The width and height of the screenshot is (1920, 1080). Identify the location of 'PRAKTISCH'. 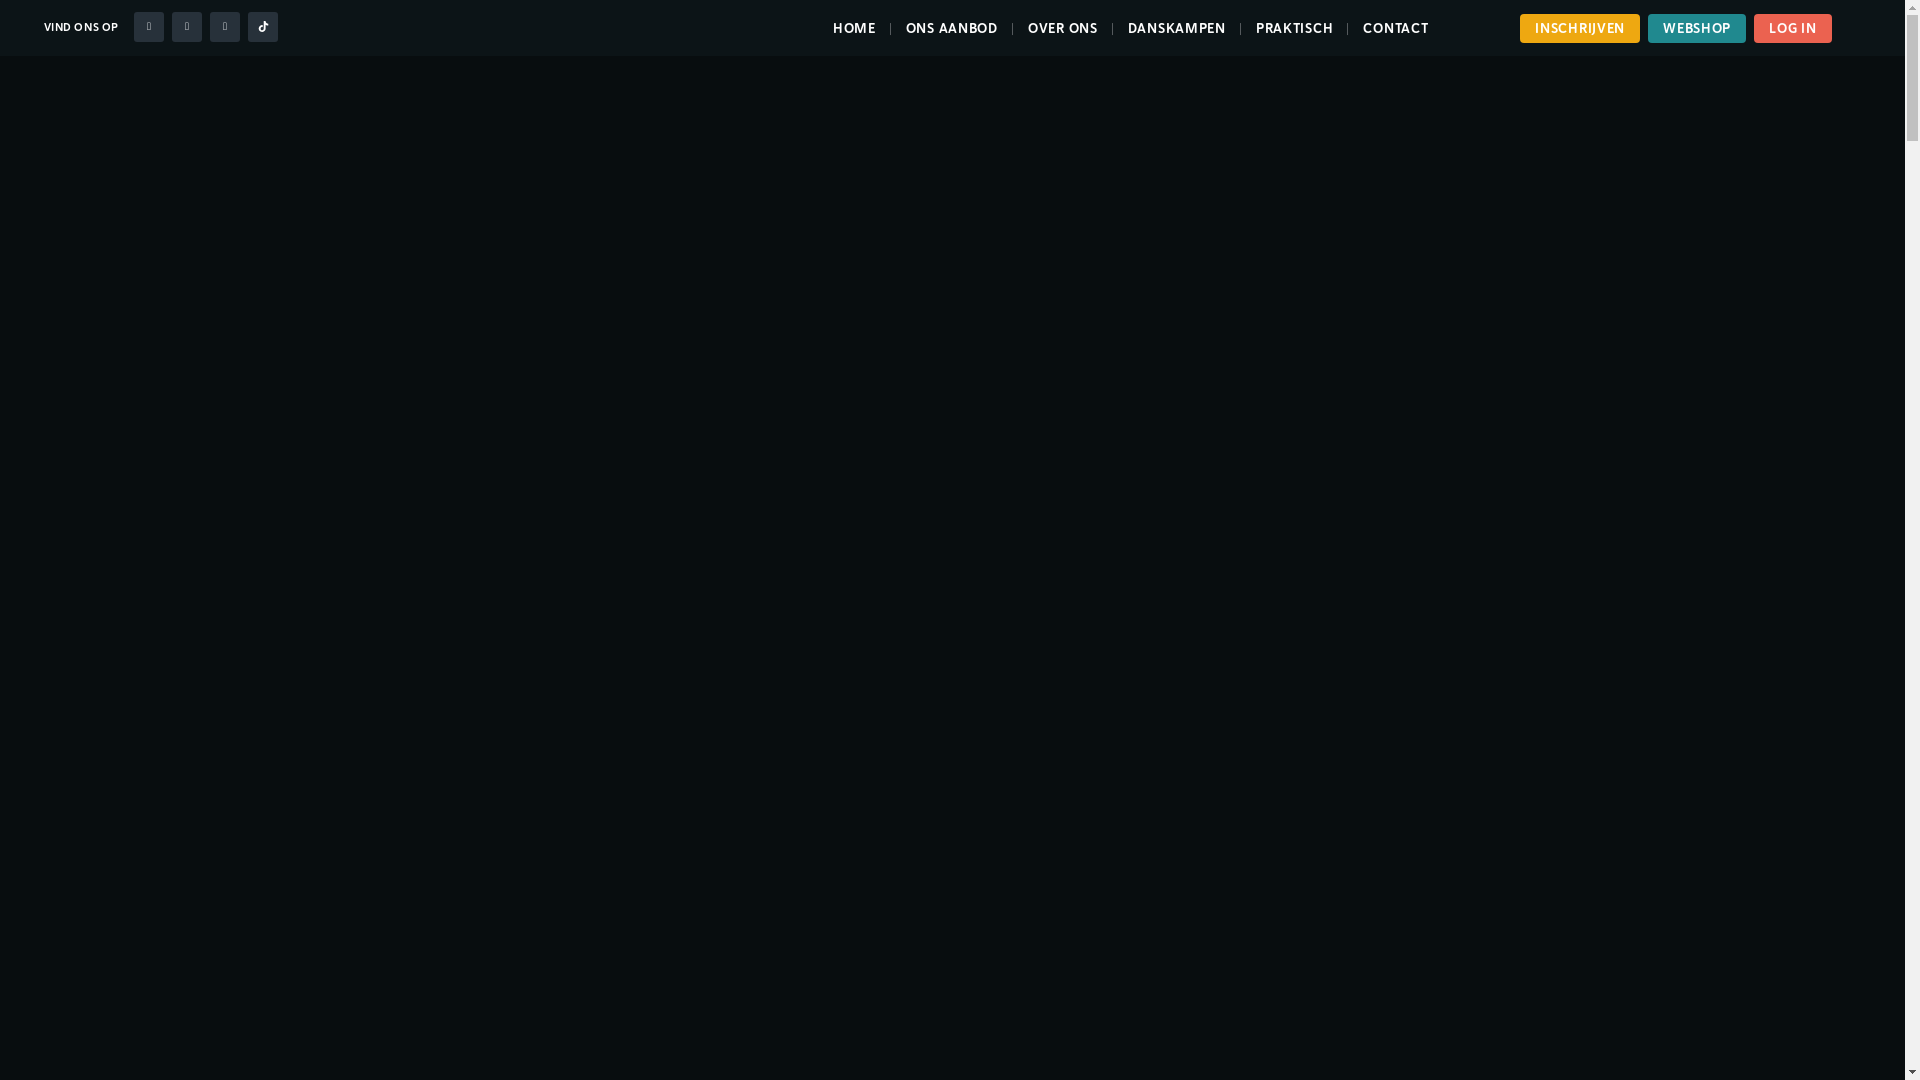
(1294, 28).